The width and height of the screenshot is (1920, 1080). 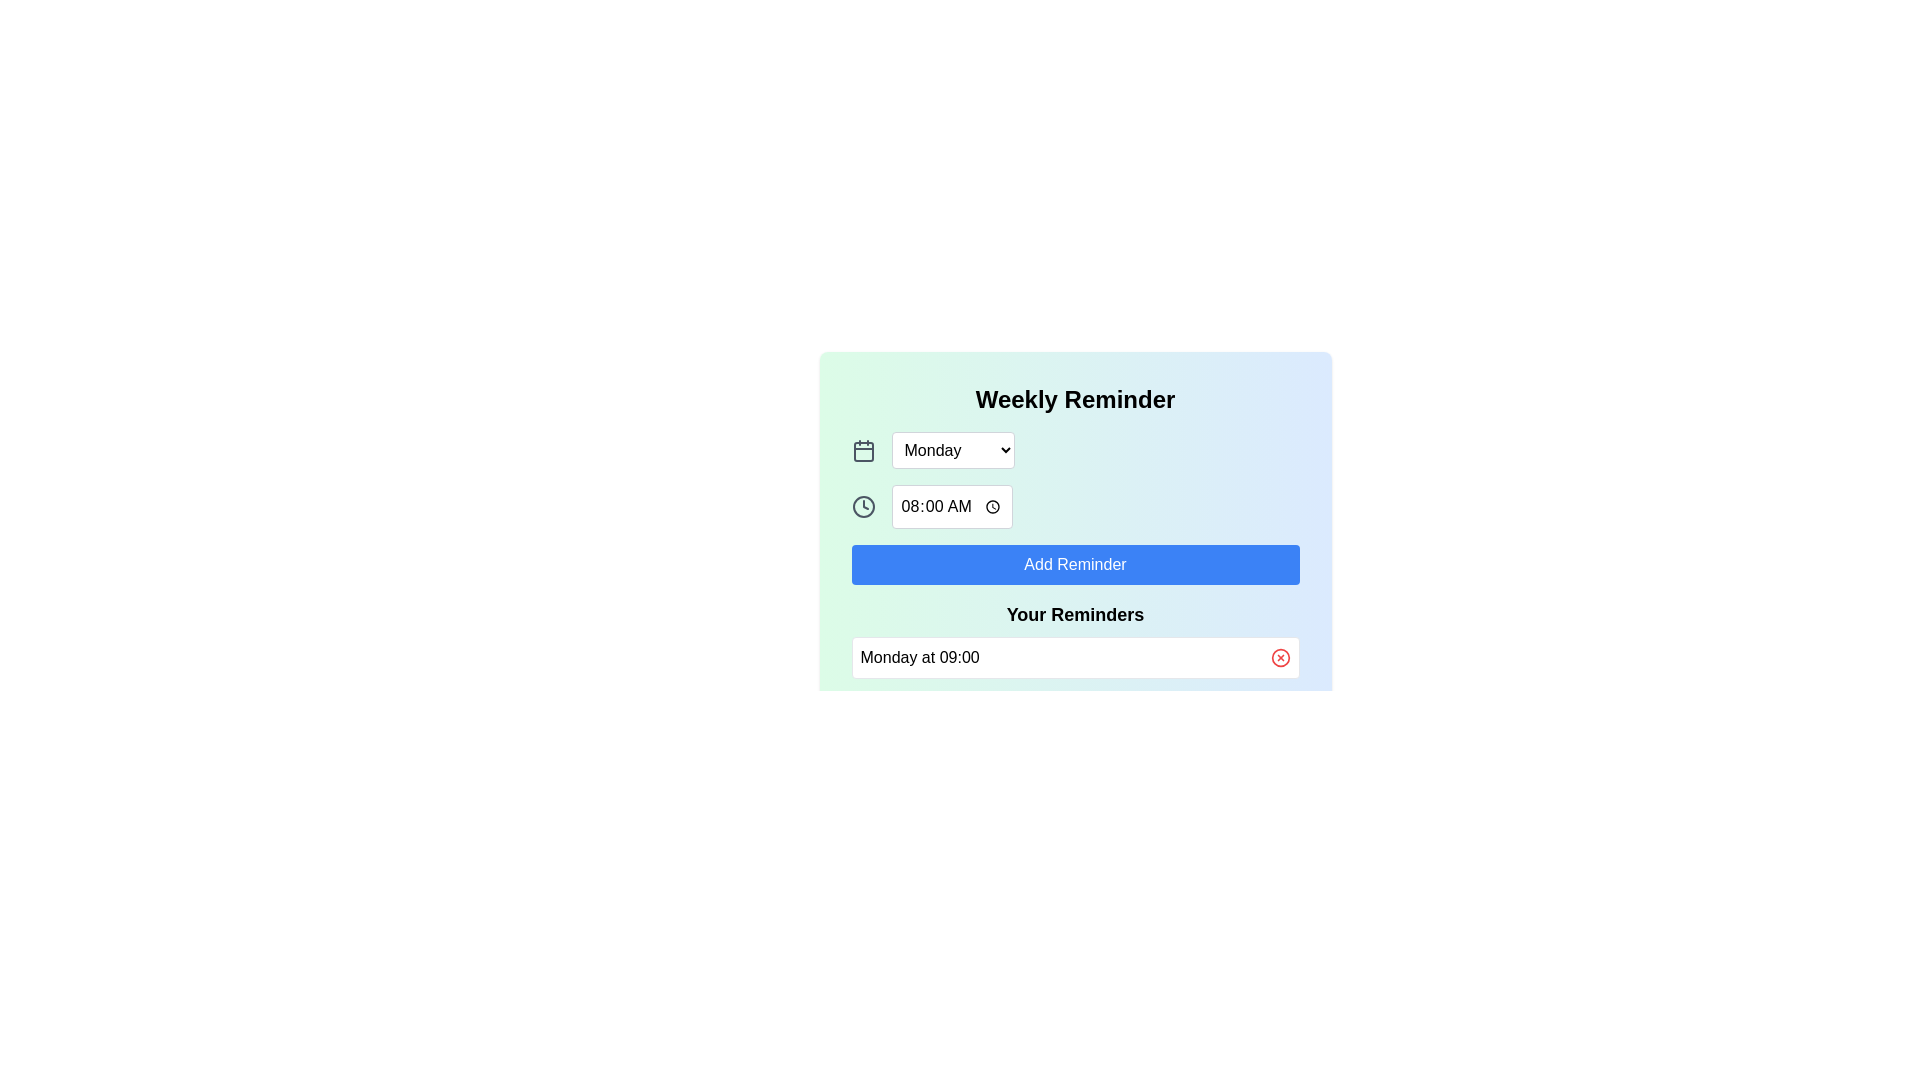 I want to click on the Time input field, which allows the user to input or select a specific time for reminders, to trigger tooltips or style changes, so click(x=951, y=505).